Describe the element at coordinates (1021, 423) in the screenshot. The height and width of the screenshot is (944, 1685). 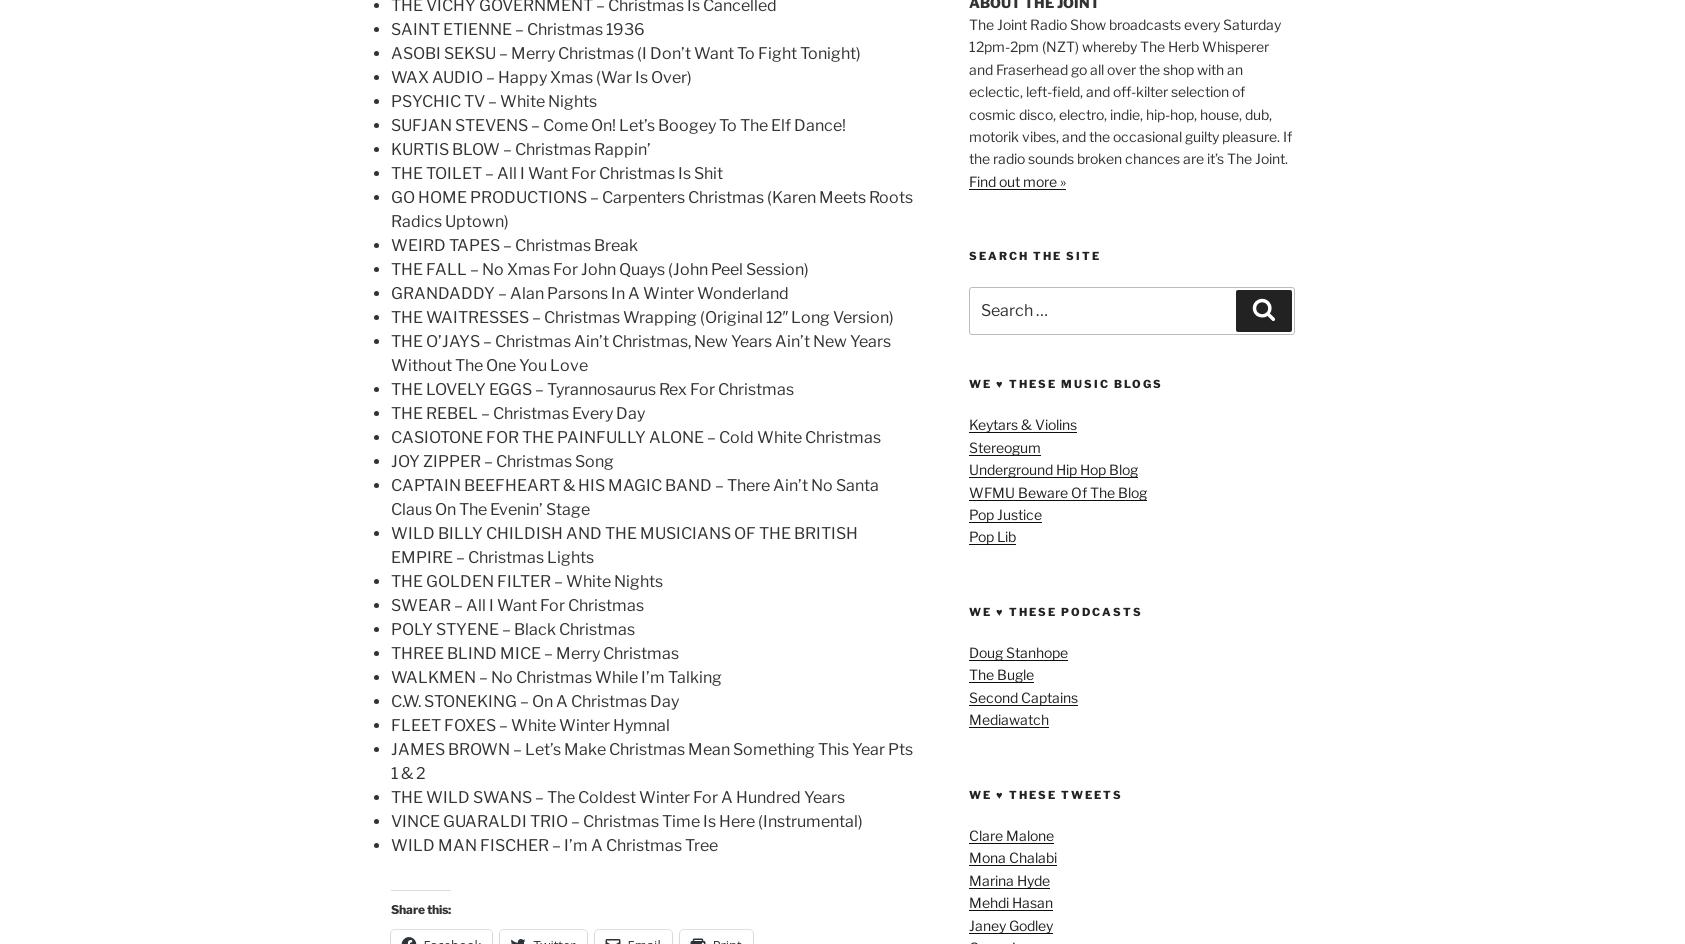
I see `'Keytars & Violins'` at that location.